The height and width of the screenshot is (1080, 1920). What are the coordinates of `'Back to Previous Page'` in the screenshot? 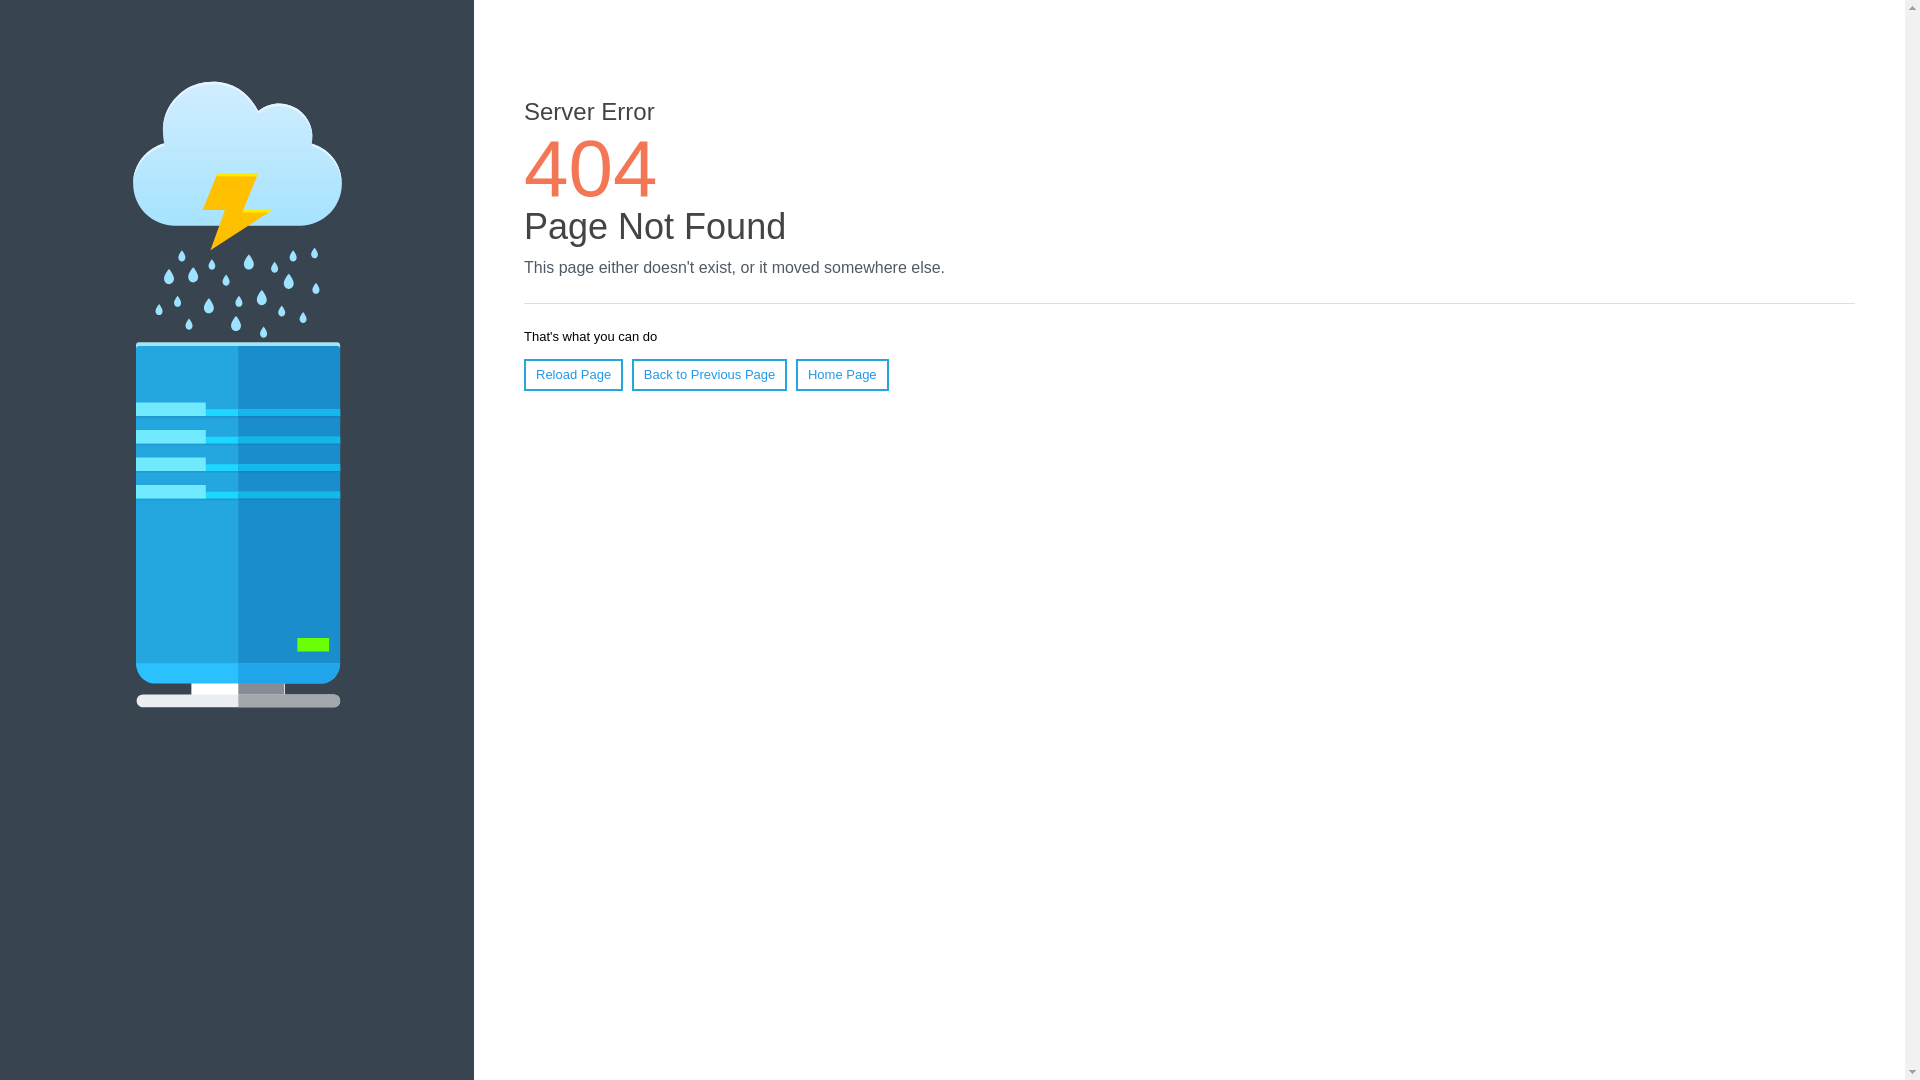 It's located at (631, 374).